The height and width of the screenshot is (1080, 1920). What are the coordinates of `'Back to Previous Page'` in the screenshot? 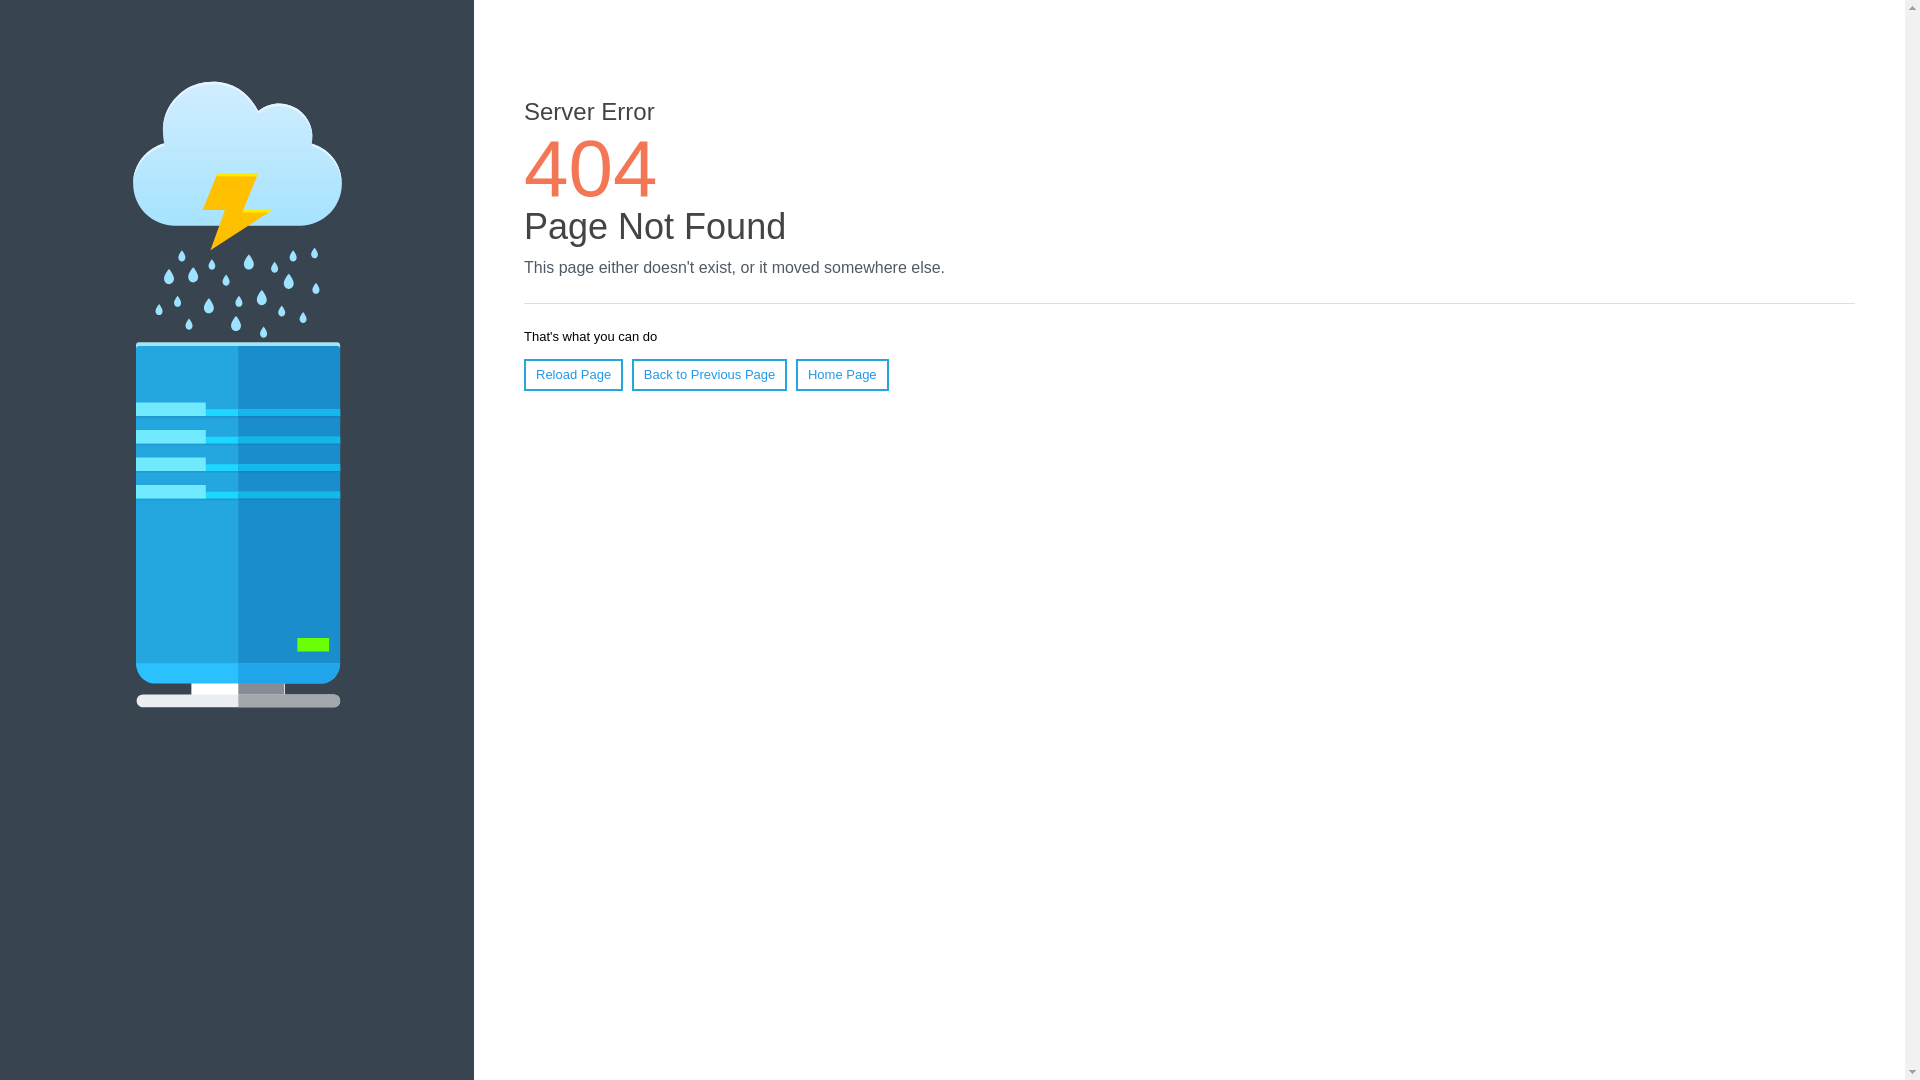 It's located at (631, 374).